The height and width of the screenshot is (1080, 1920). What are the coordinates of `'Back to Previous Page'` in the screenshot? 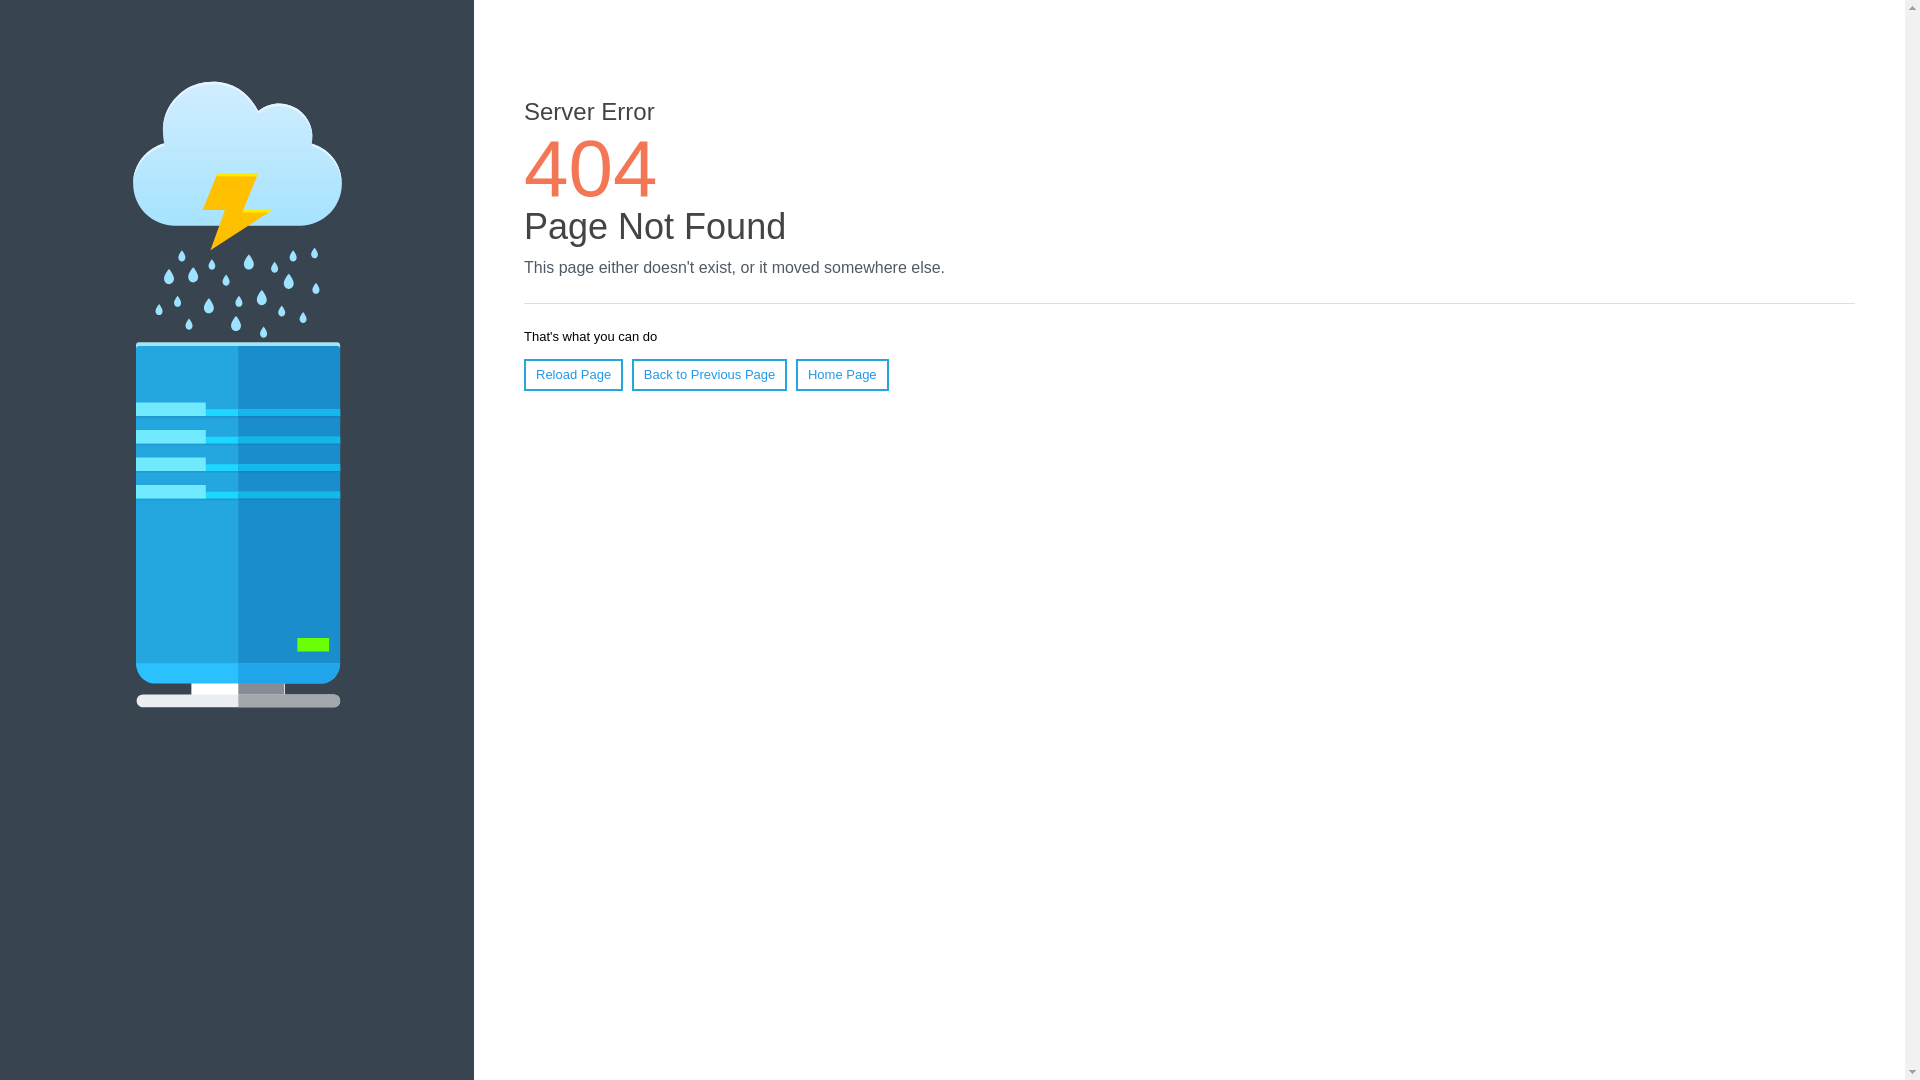 It's located at (631, 374).